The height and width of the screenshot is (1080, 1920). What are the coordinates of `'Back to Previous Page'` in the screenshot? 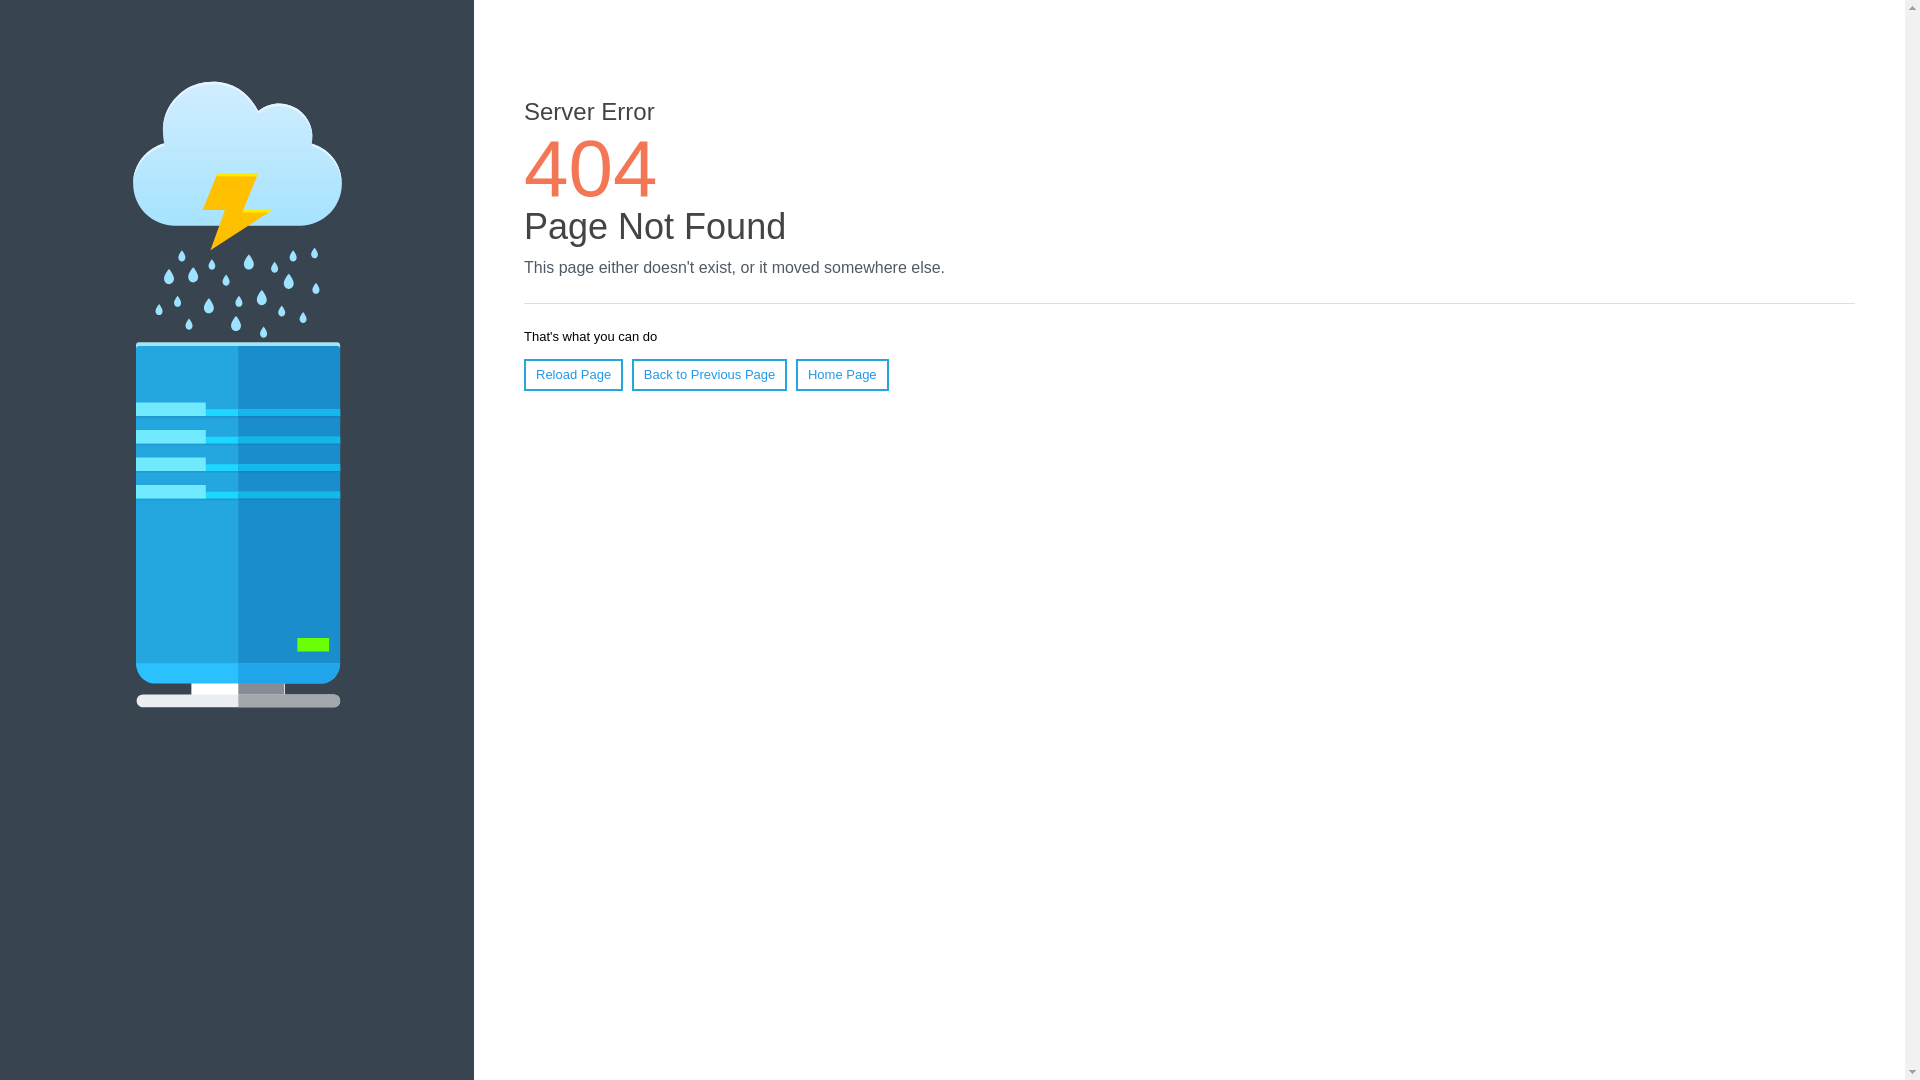 It's located at (631, 374).